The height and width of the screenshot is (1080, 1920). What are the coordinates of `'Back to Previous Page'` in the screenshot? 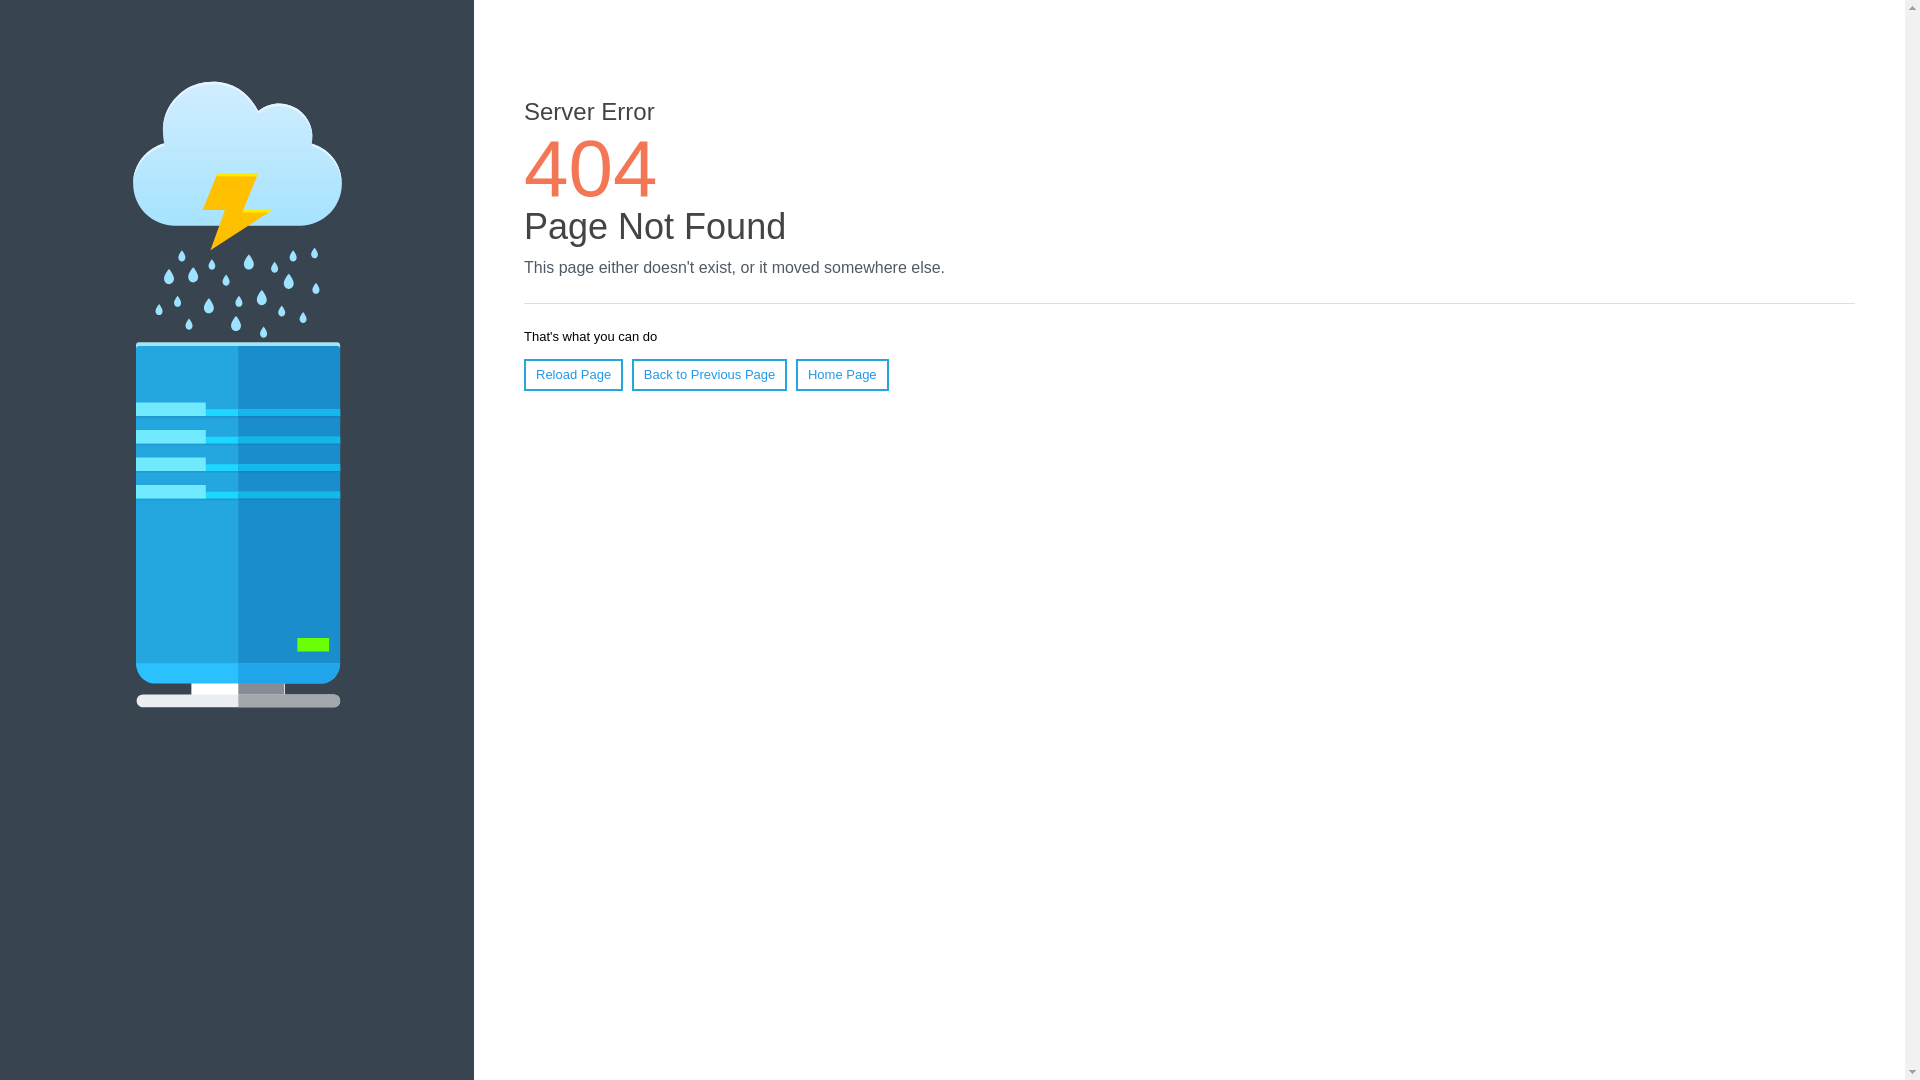 It's located at (631, 374).